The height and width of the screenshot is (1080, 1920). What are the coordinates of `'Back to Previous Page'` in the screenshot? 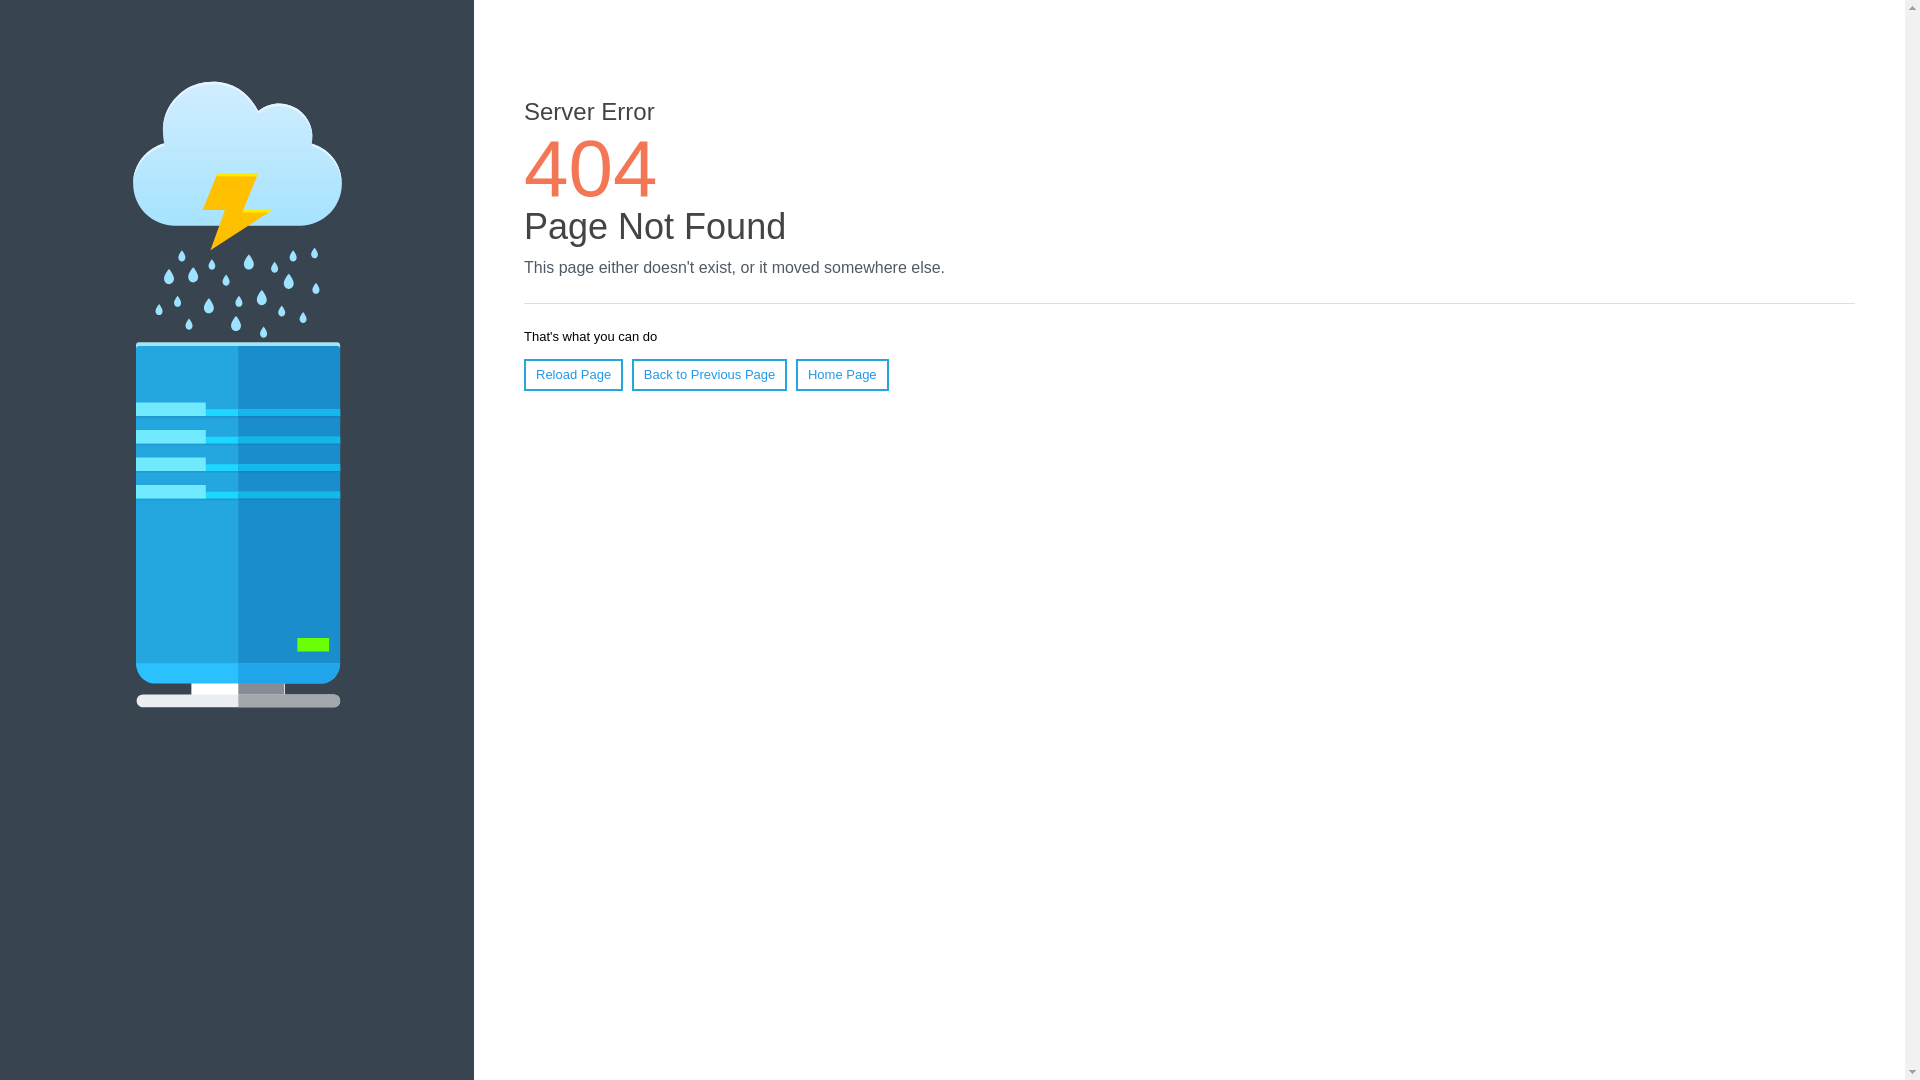 It's located at (631, 374).